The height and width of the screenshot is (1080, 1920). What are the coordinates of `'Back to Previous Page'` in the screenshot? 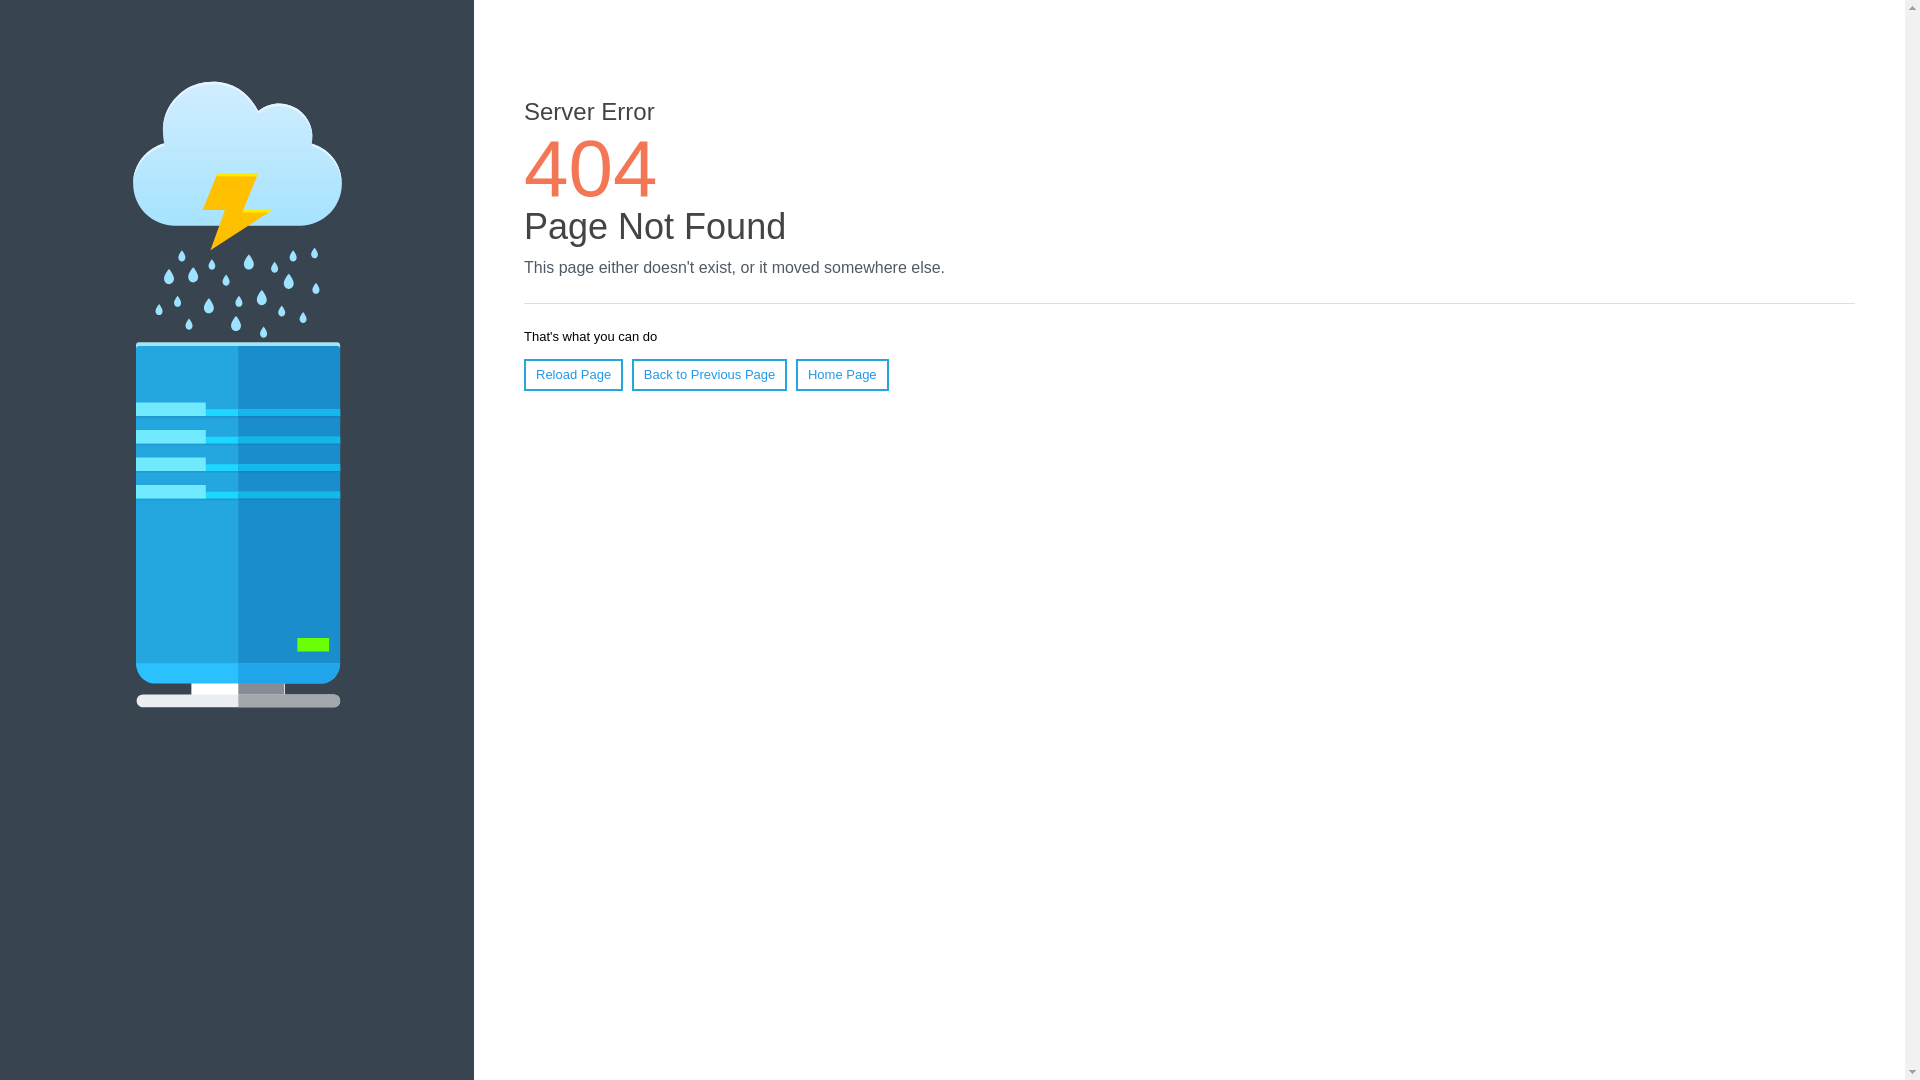 It's located at (631, 374).